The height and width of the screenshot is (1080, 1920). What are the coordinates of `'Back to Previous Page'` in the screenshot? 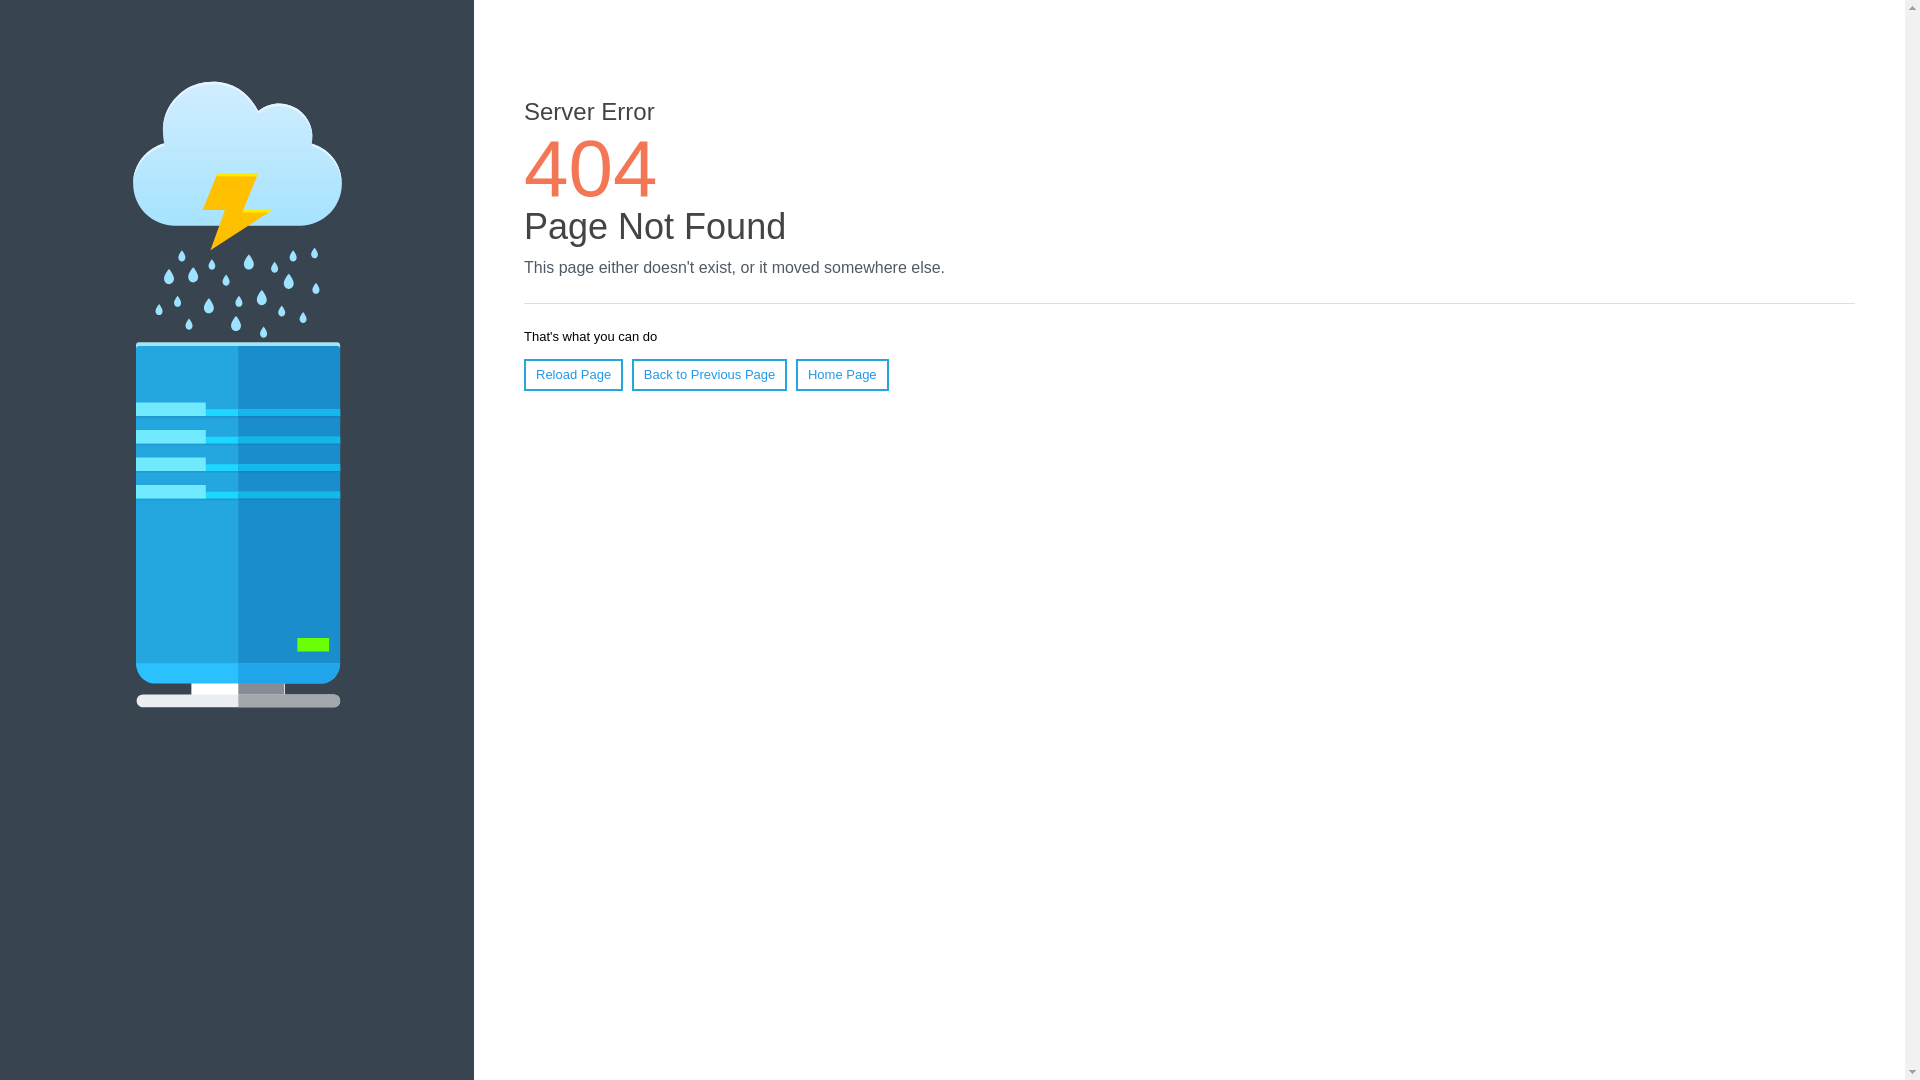 It's located at (631, 374).